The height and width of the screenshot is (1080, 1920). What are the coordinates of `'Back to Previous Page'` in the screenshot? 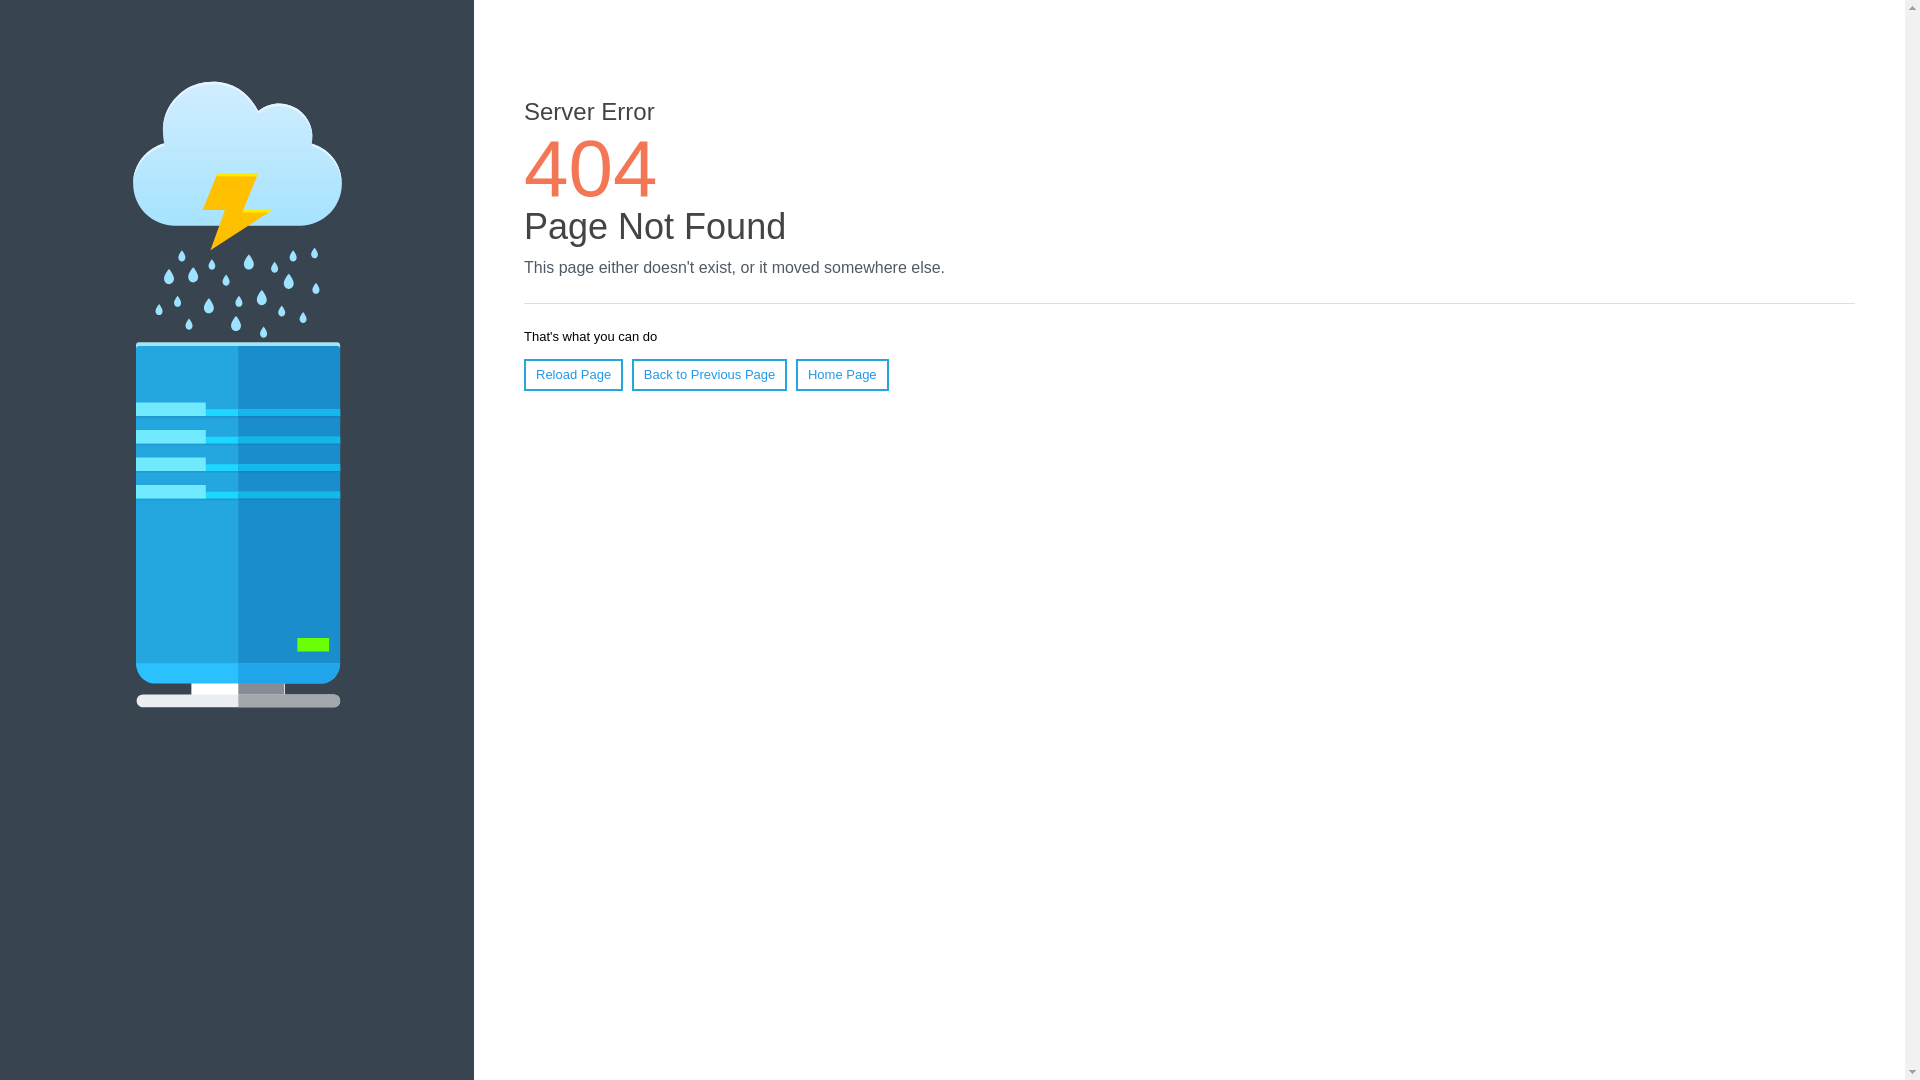 It's located at (631, 374).